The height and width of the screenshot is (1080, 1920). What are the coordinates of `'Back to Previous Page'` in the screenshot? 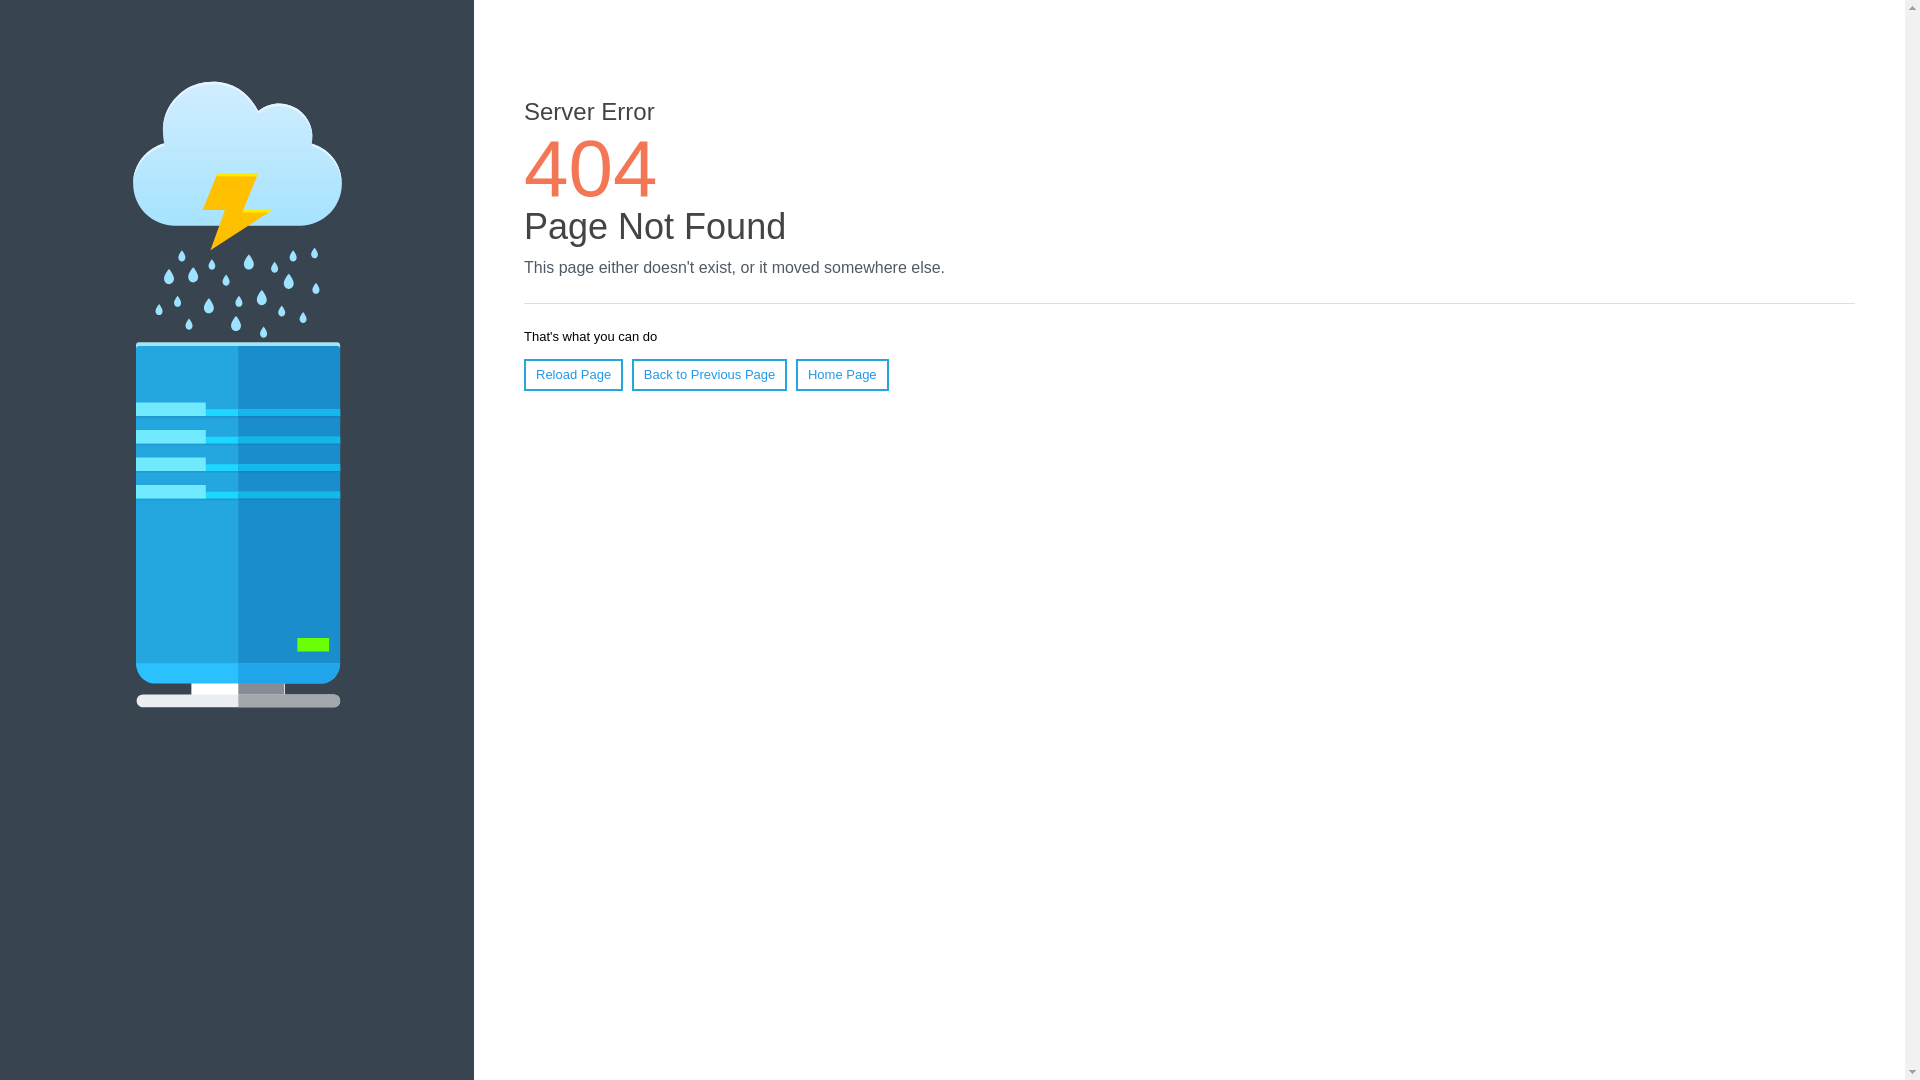 It's located at (631, 374).